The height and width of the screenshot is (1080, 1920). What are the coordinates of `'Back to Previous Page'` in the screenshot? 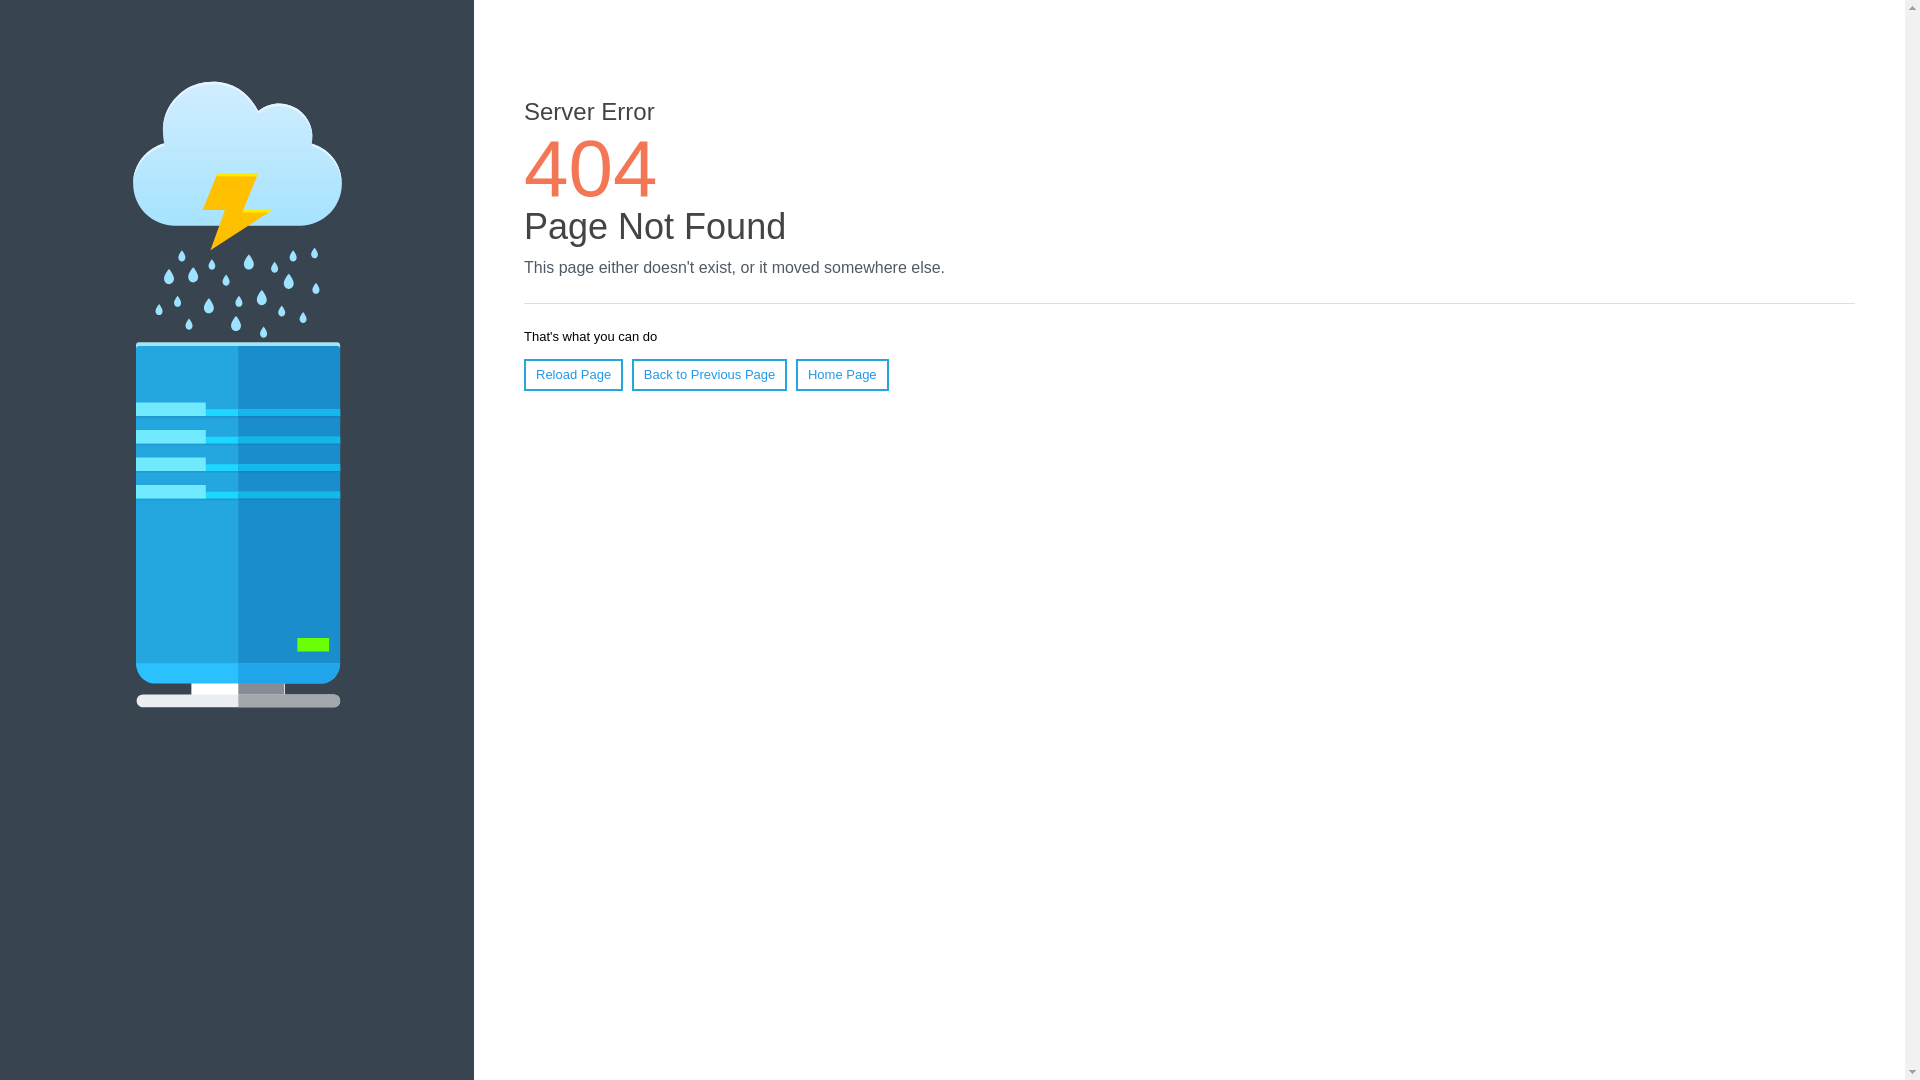 It's located at (631, 374).